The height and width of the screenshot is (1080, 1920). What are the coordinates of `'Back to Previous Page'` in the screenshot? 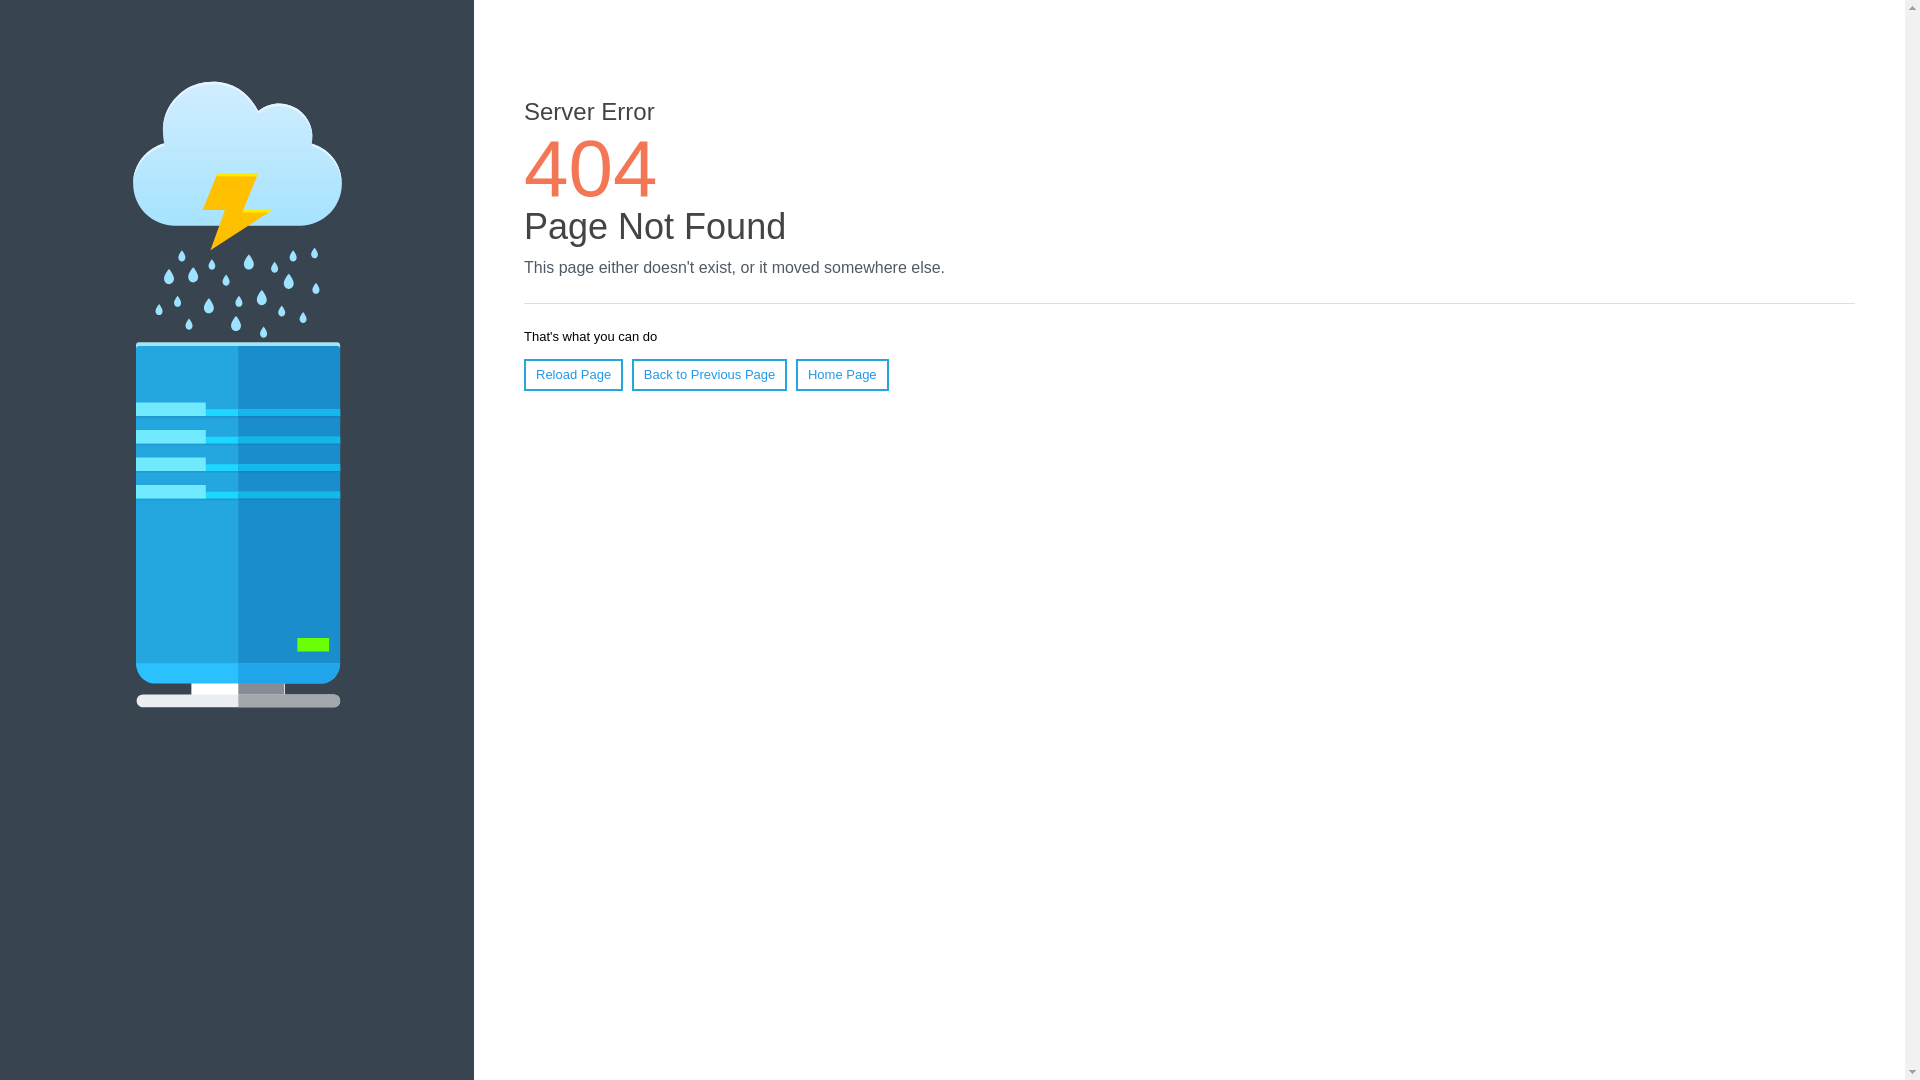 It's located at (631, 374).